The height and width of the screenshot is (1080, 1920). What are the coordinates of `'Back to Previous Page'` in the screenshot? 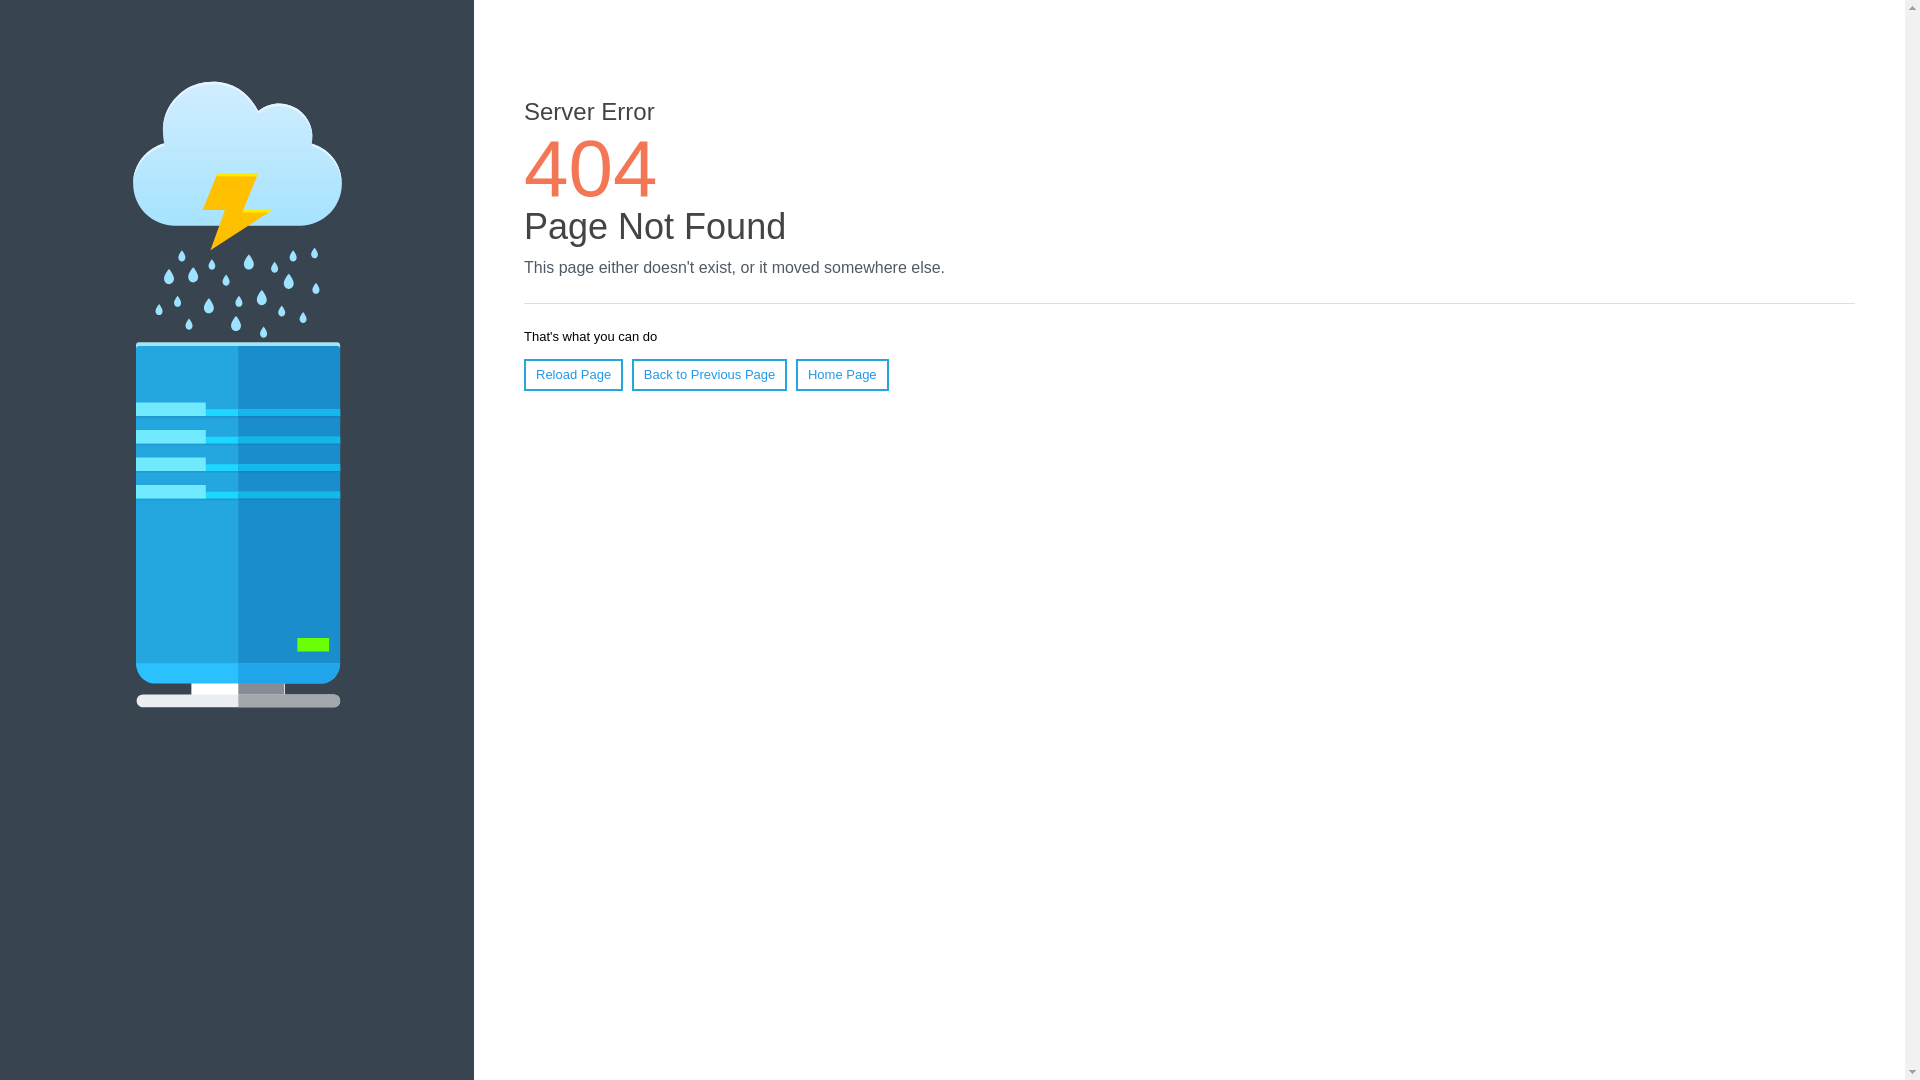 It's located at (631, 374).